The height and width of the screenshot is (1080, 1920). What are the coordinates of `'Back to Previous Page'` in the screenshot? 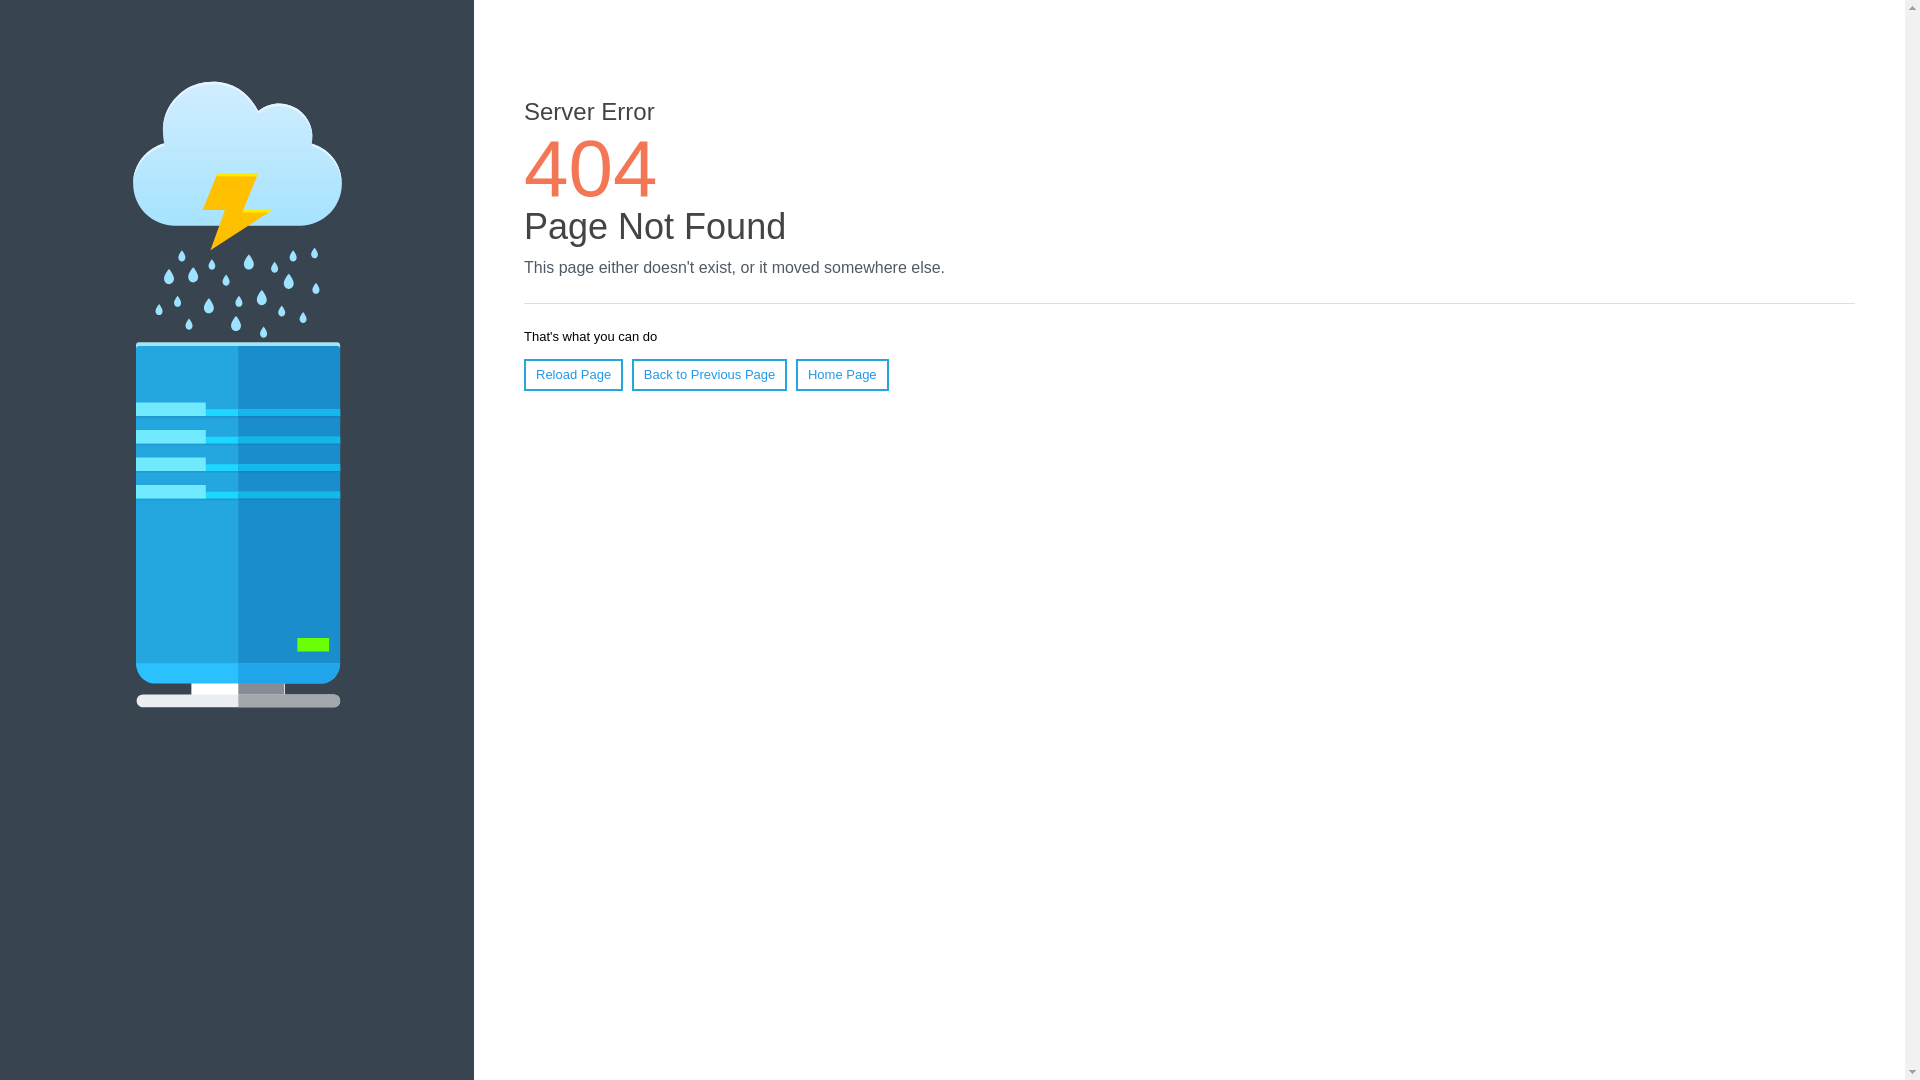 It's located at (631, 374).